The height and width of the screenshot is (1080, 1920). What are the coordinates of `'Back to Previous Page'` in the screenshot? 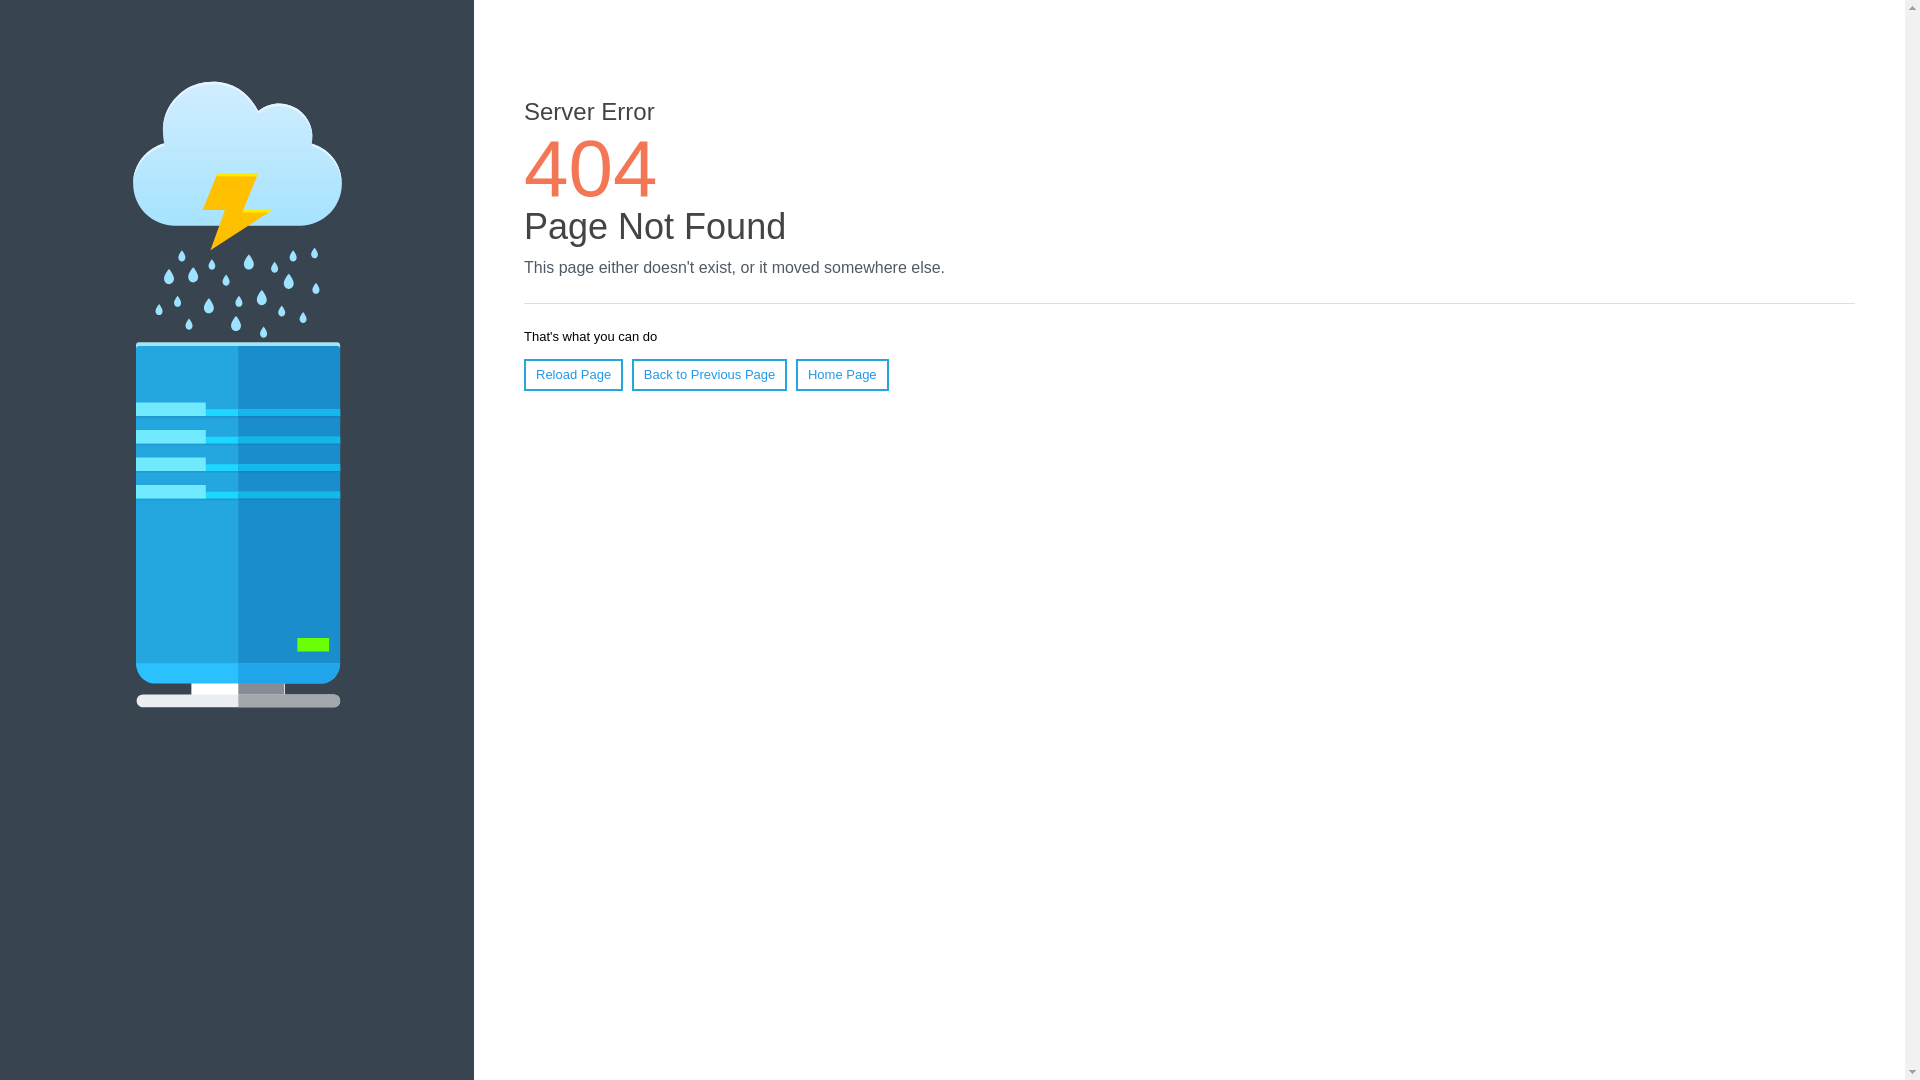 It's located at (631, 374).